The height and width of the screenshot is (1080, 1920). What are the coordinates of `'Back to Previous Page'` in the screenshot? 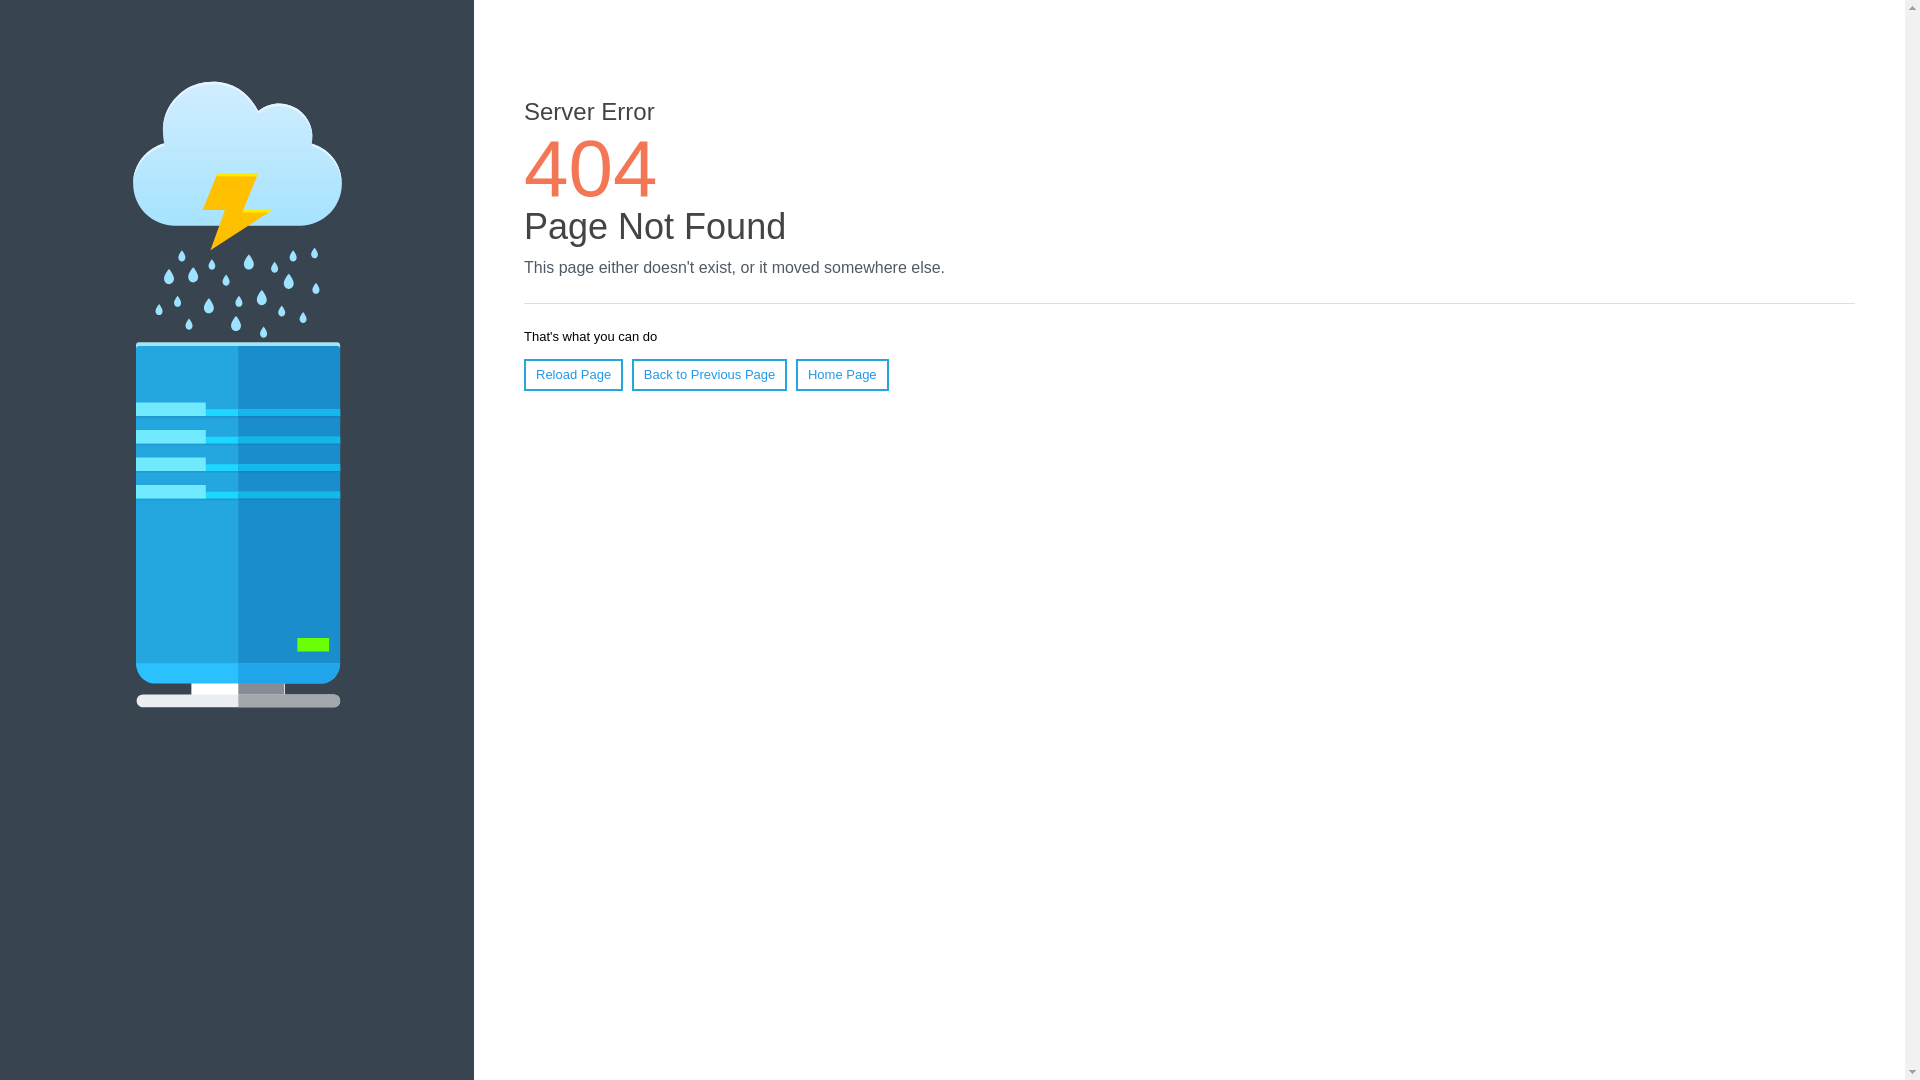 It's located at (631, 374).